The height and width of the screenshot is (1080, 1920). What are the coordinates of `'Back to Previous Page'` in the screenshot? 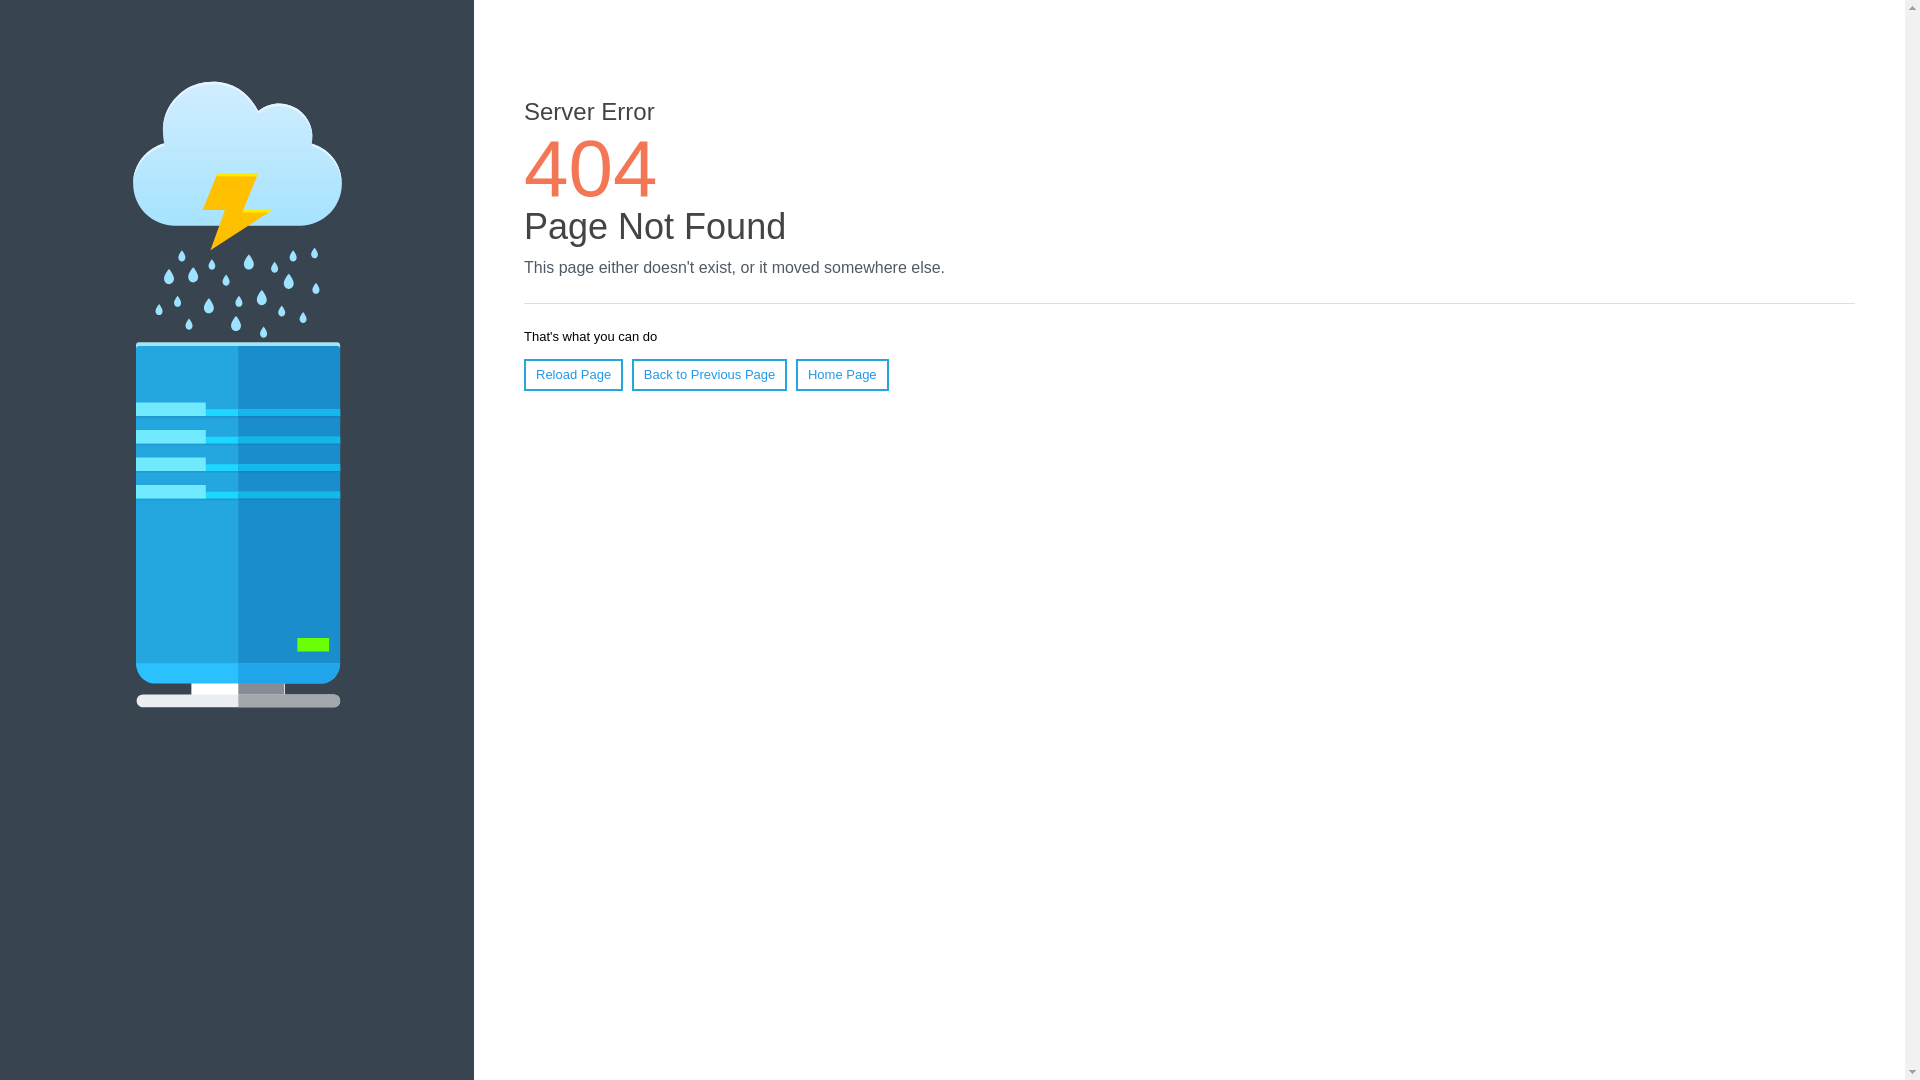 It's located at (631, 374).